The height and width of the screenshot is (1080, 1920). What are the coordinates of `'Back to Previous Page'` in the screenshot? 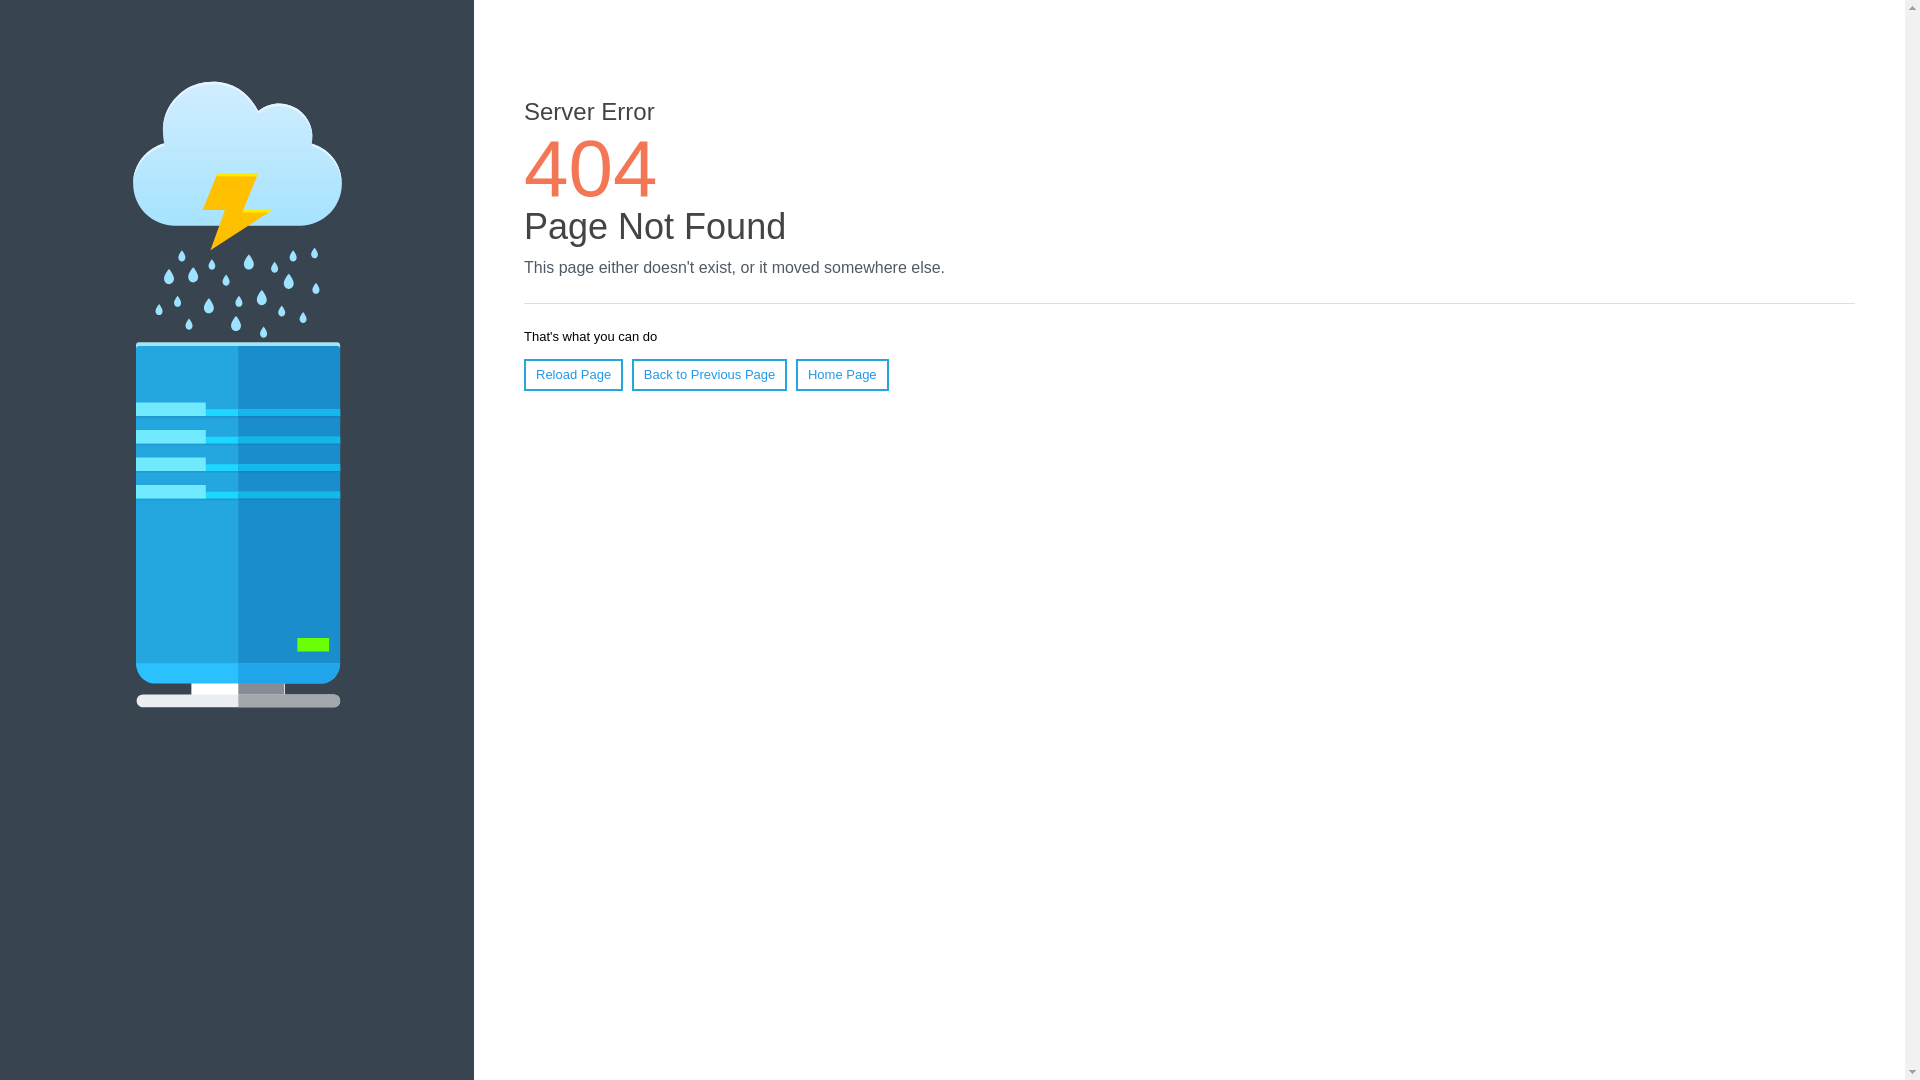 It's located at (631, 374).